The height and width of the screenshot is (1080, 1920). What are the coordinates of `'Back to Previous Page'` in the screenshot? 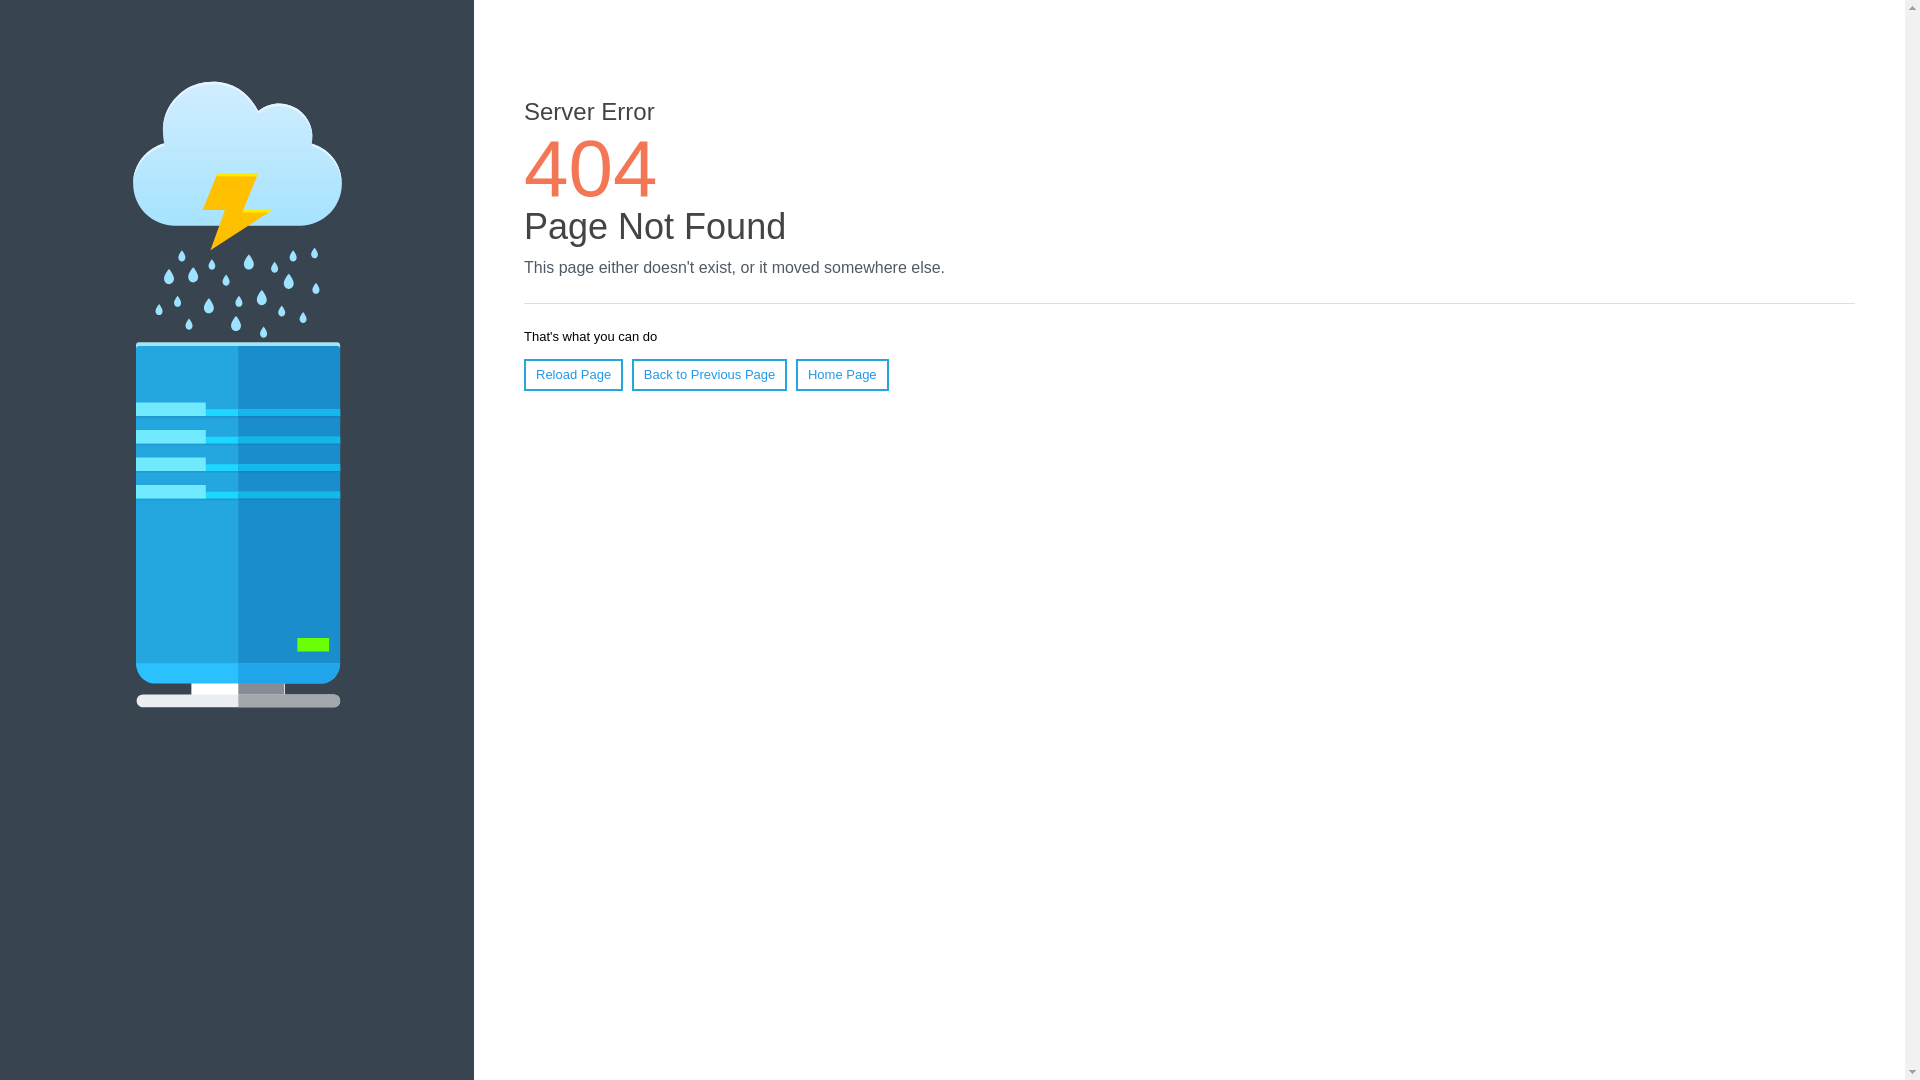 It's located at (631, 374).